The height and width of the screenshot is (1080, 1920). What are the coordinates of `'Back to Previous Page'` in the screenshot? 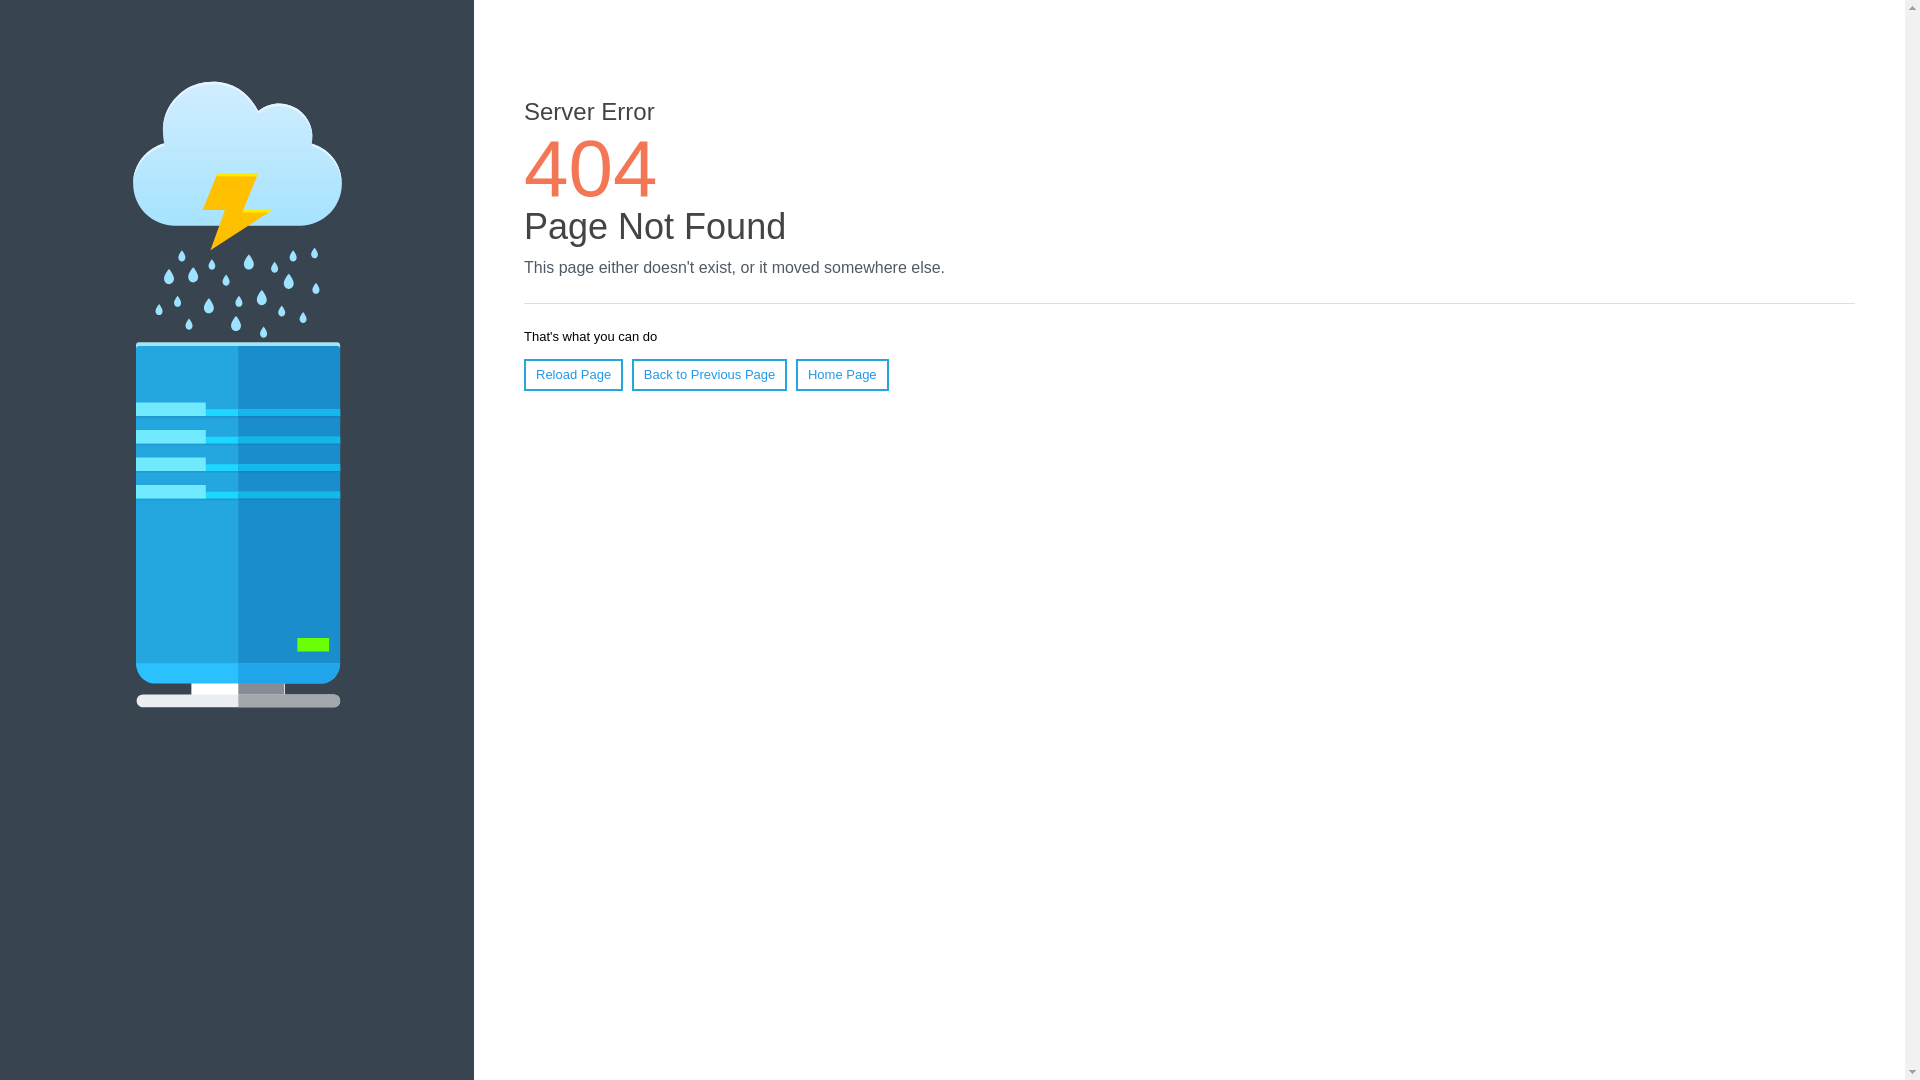 It's located at (631, 374).